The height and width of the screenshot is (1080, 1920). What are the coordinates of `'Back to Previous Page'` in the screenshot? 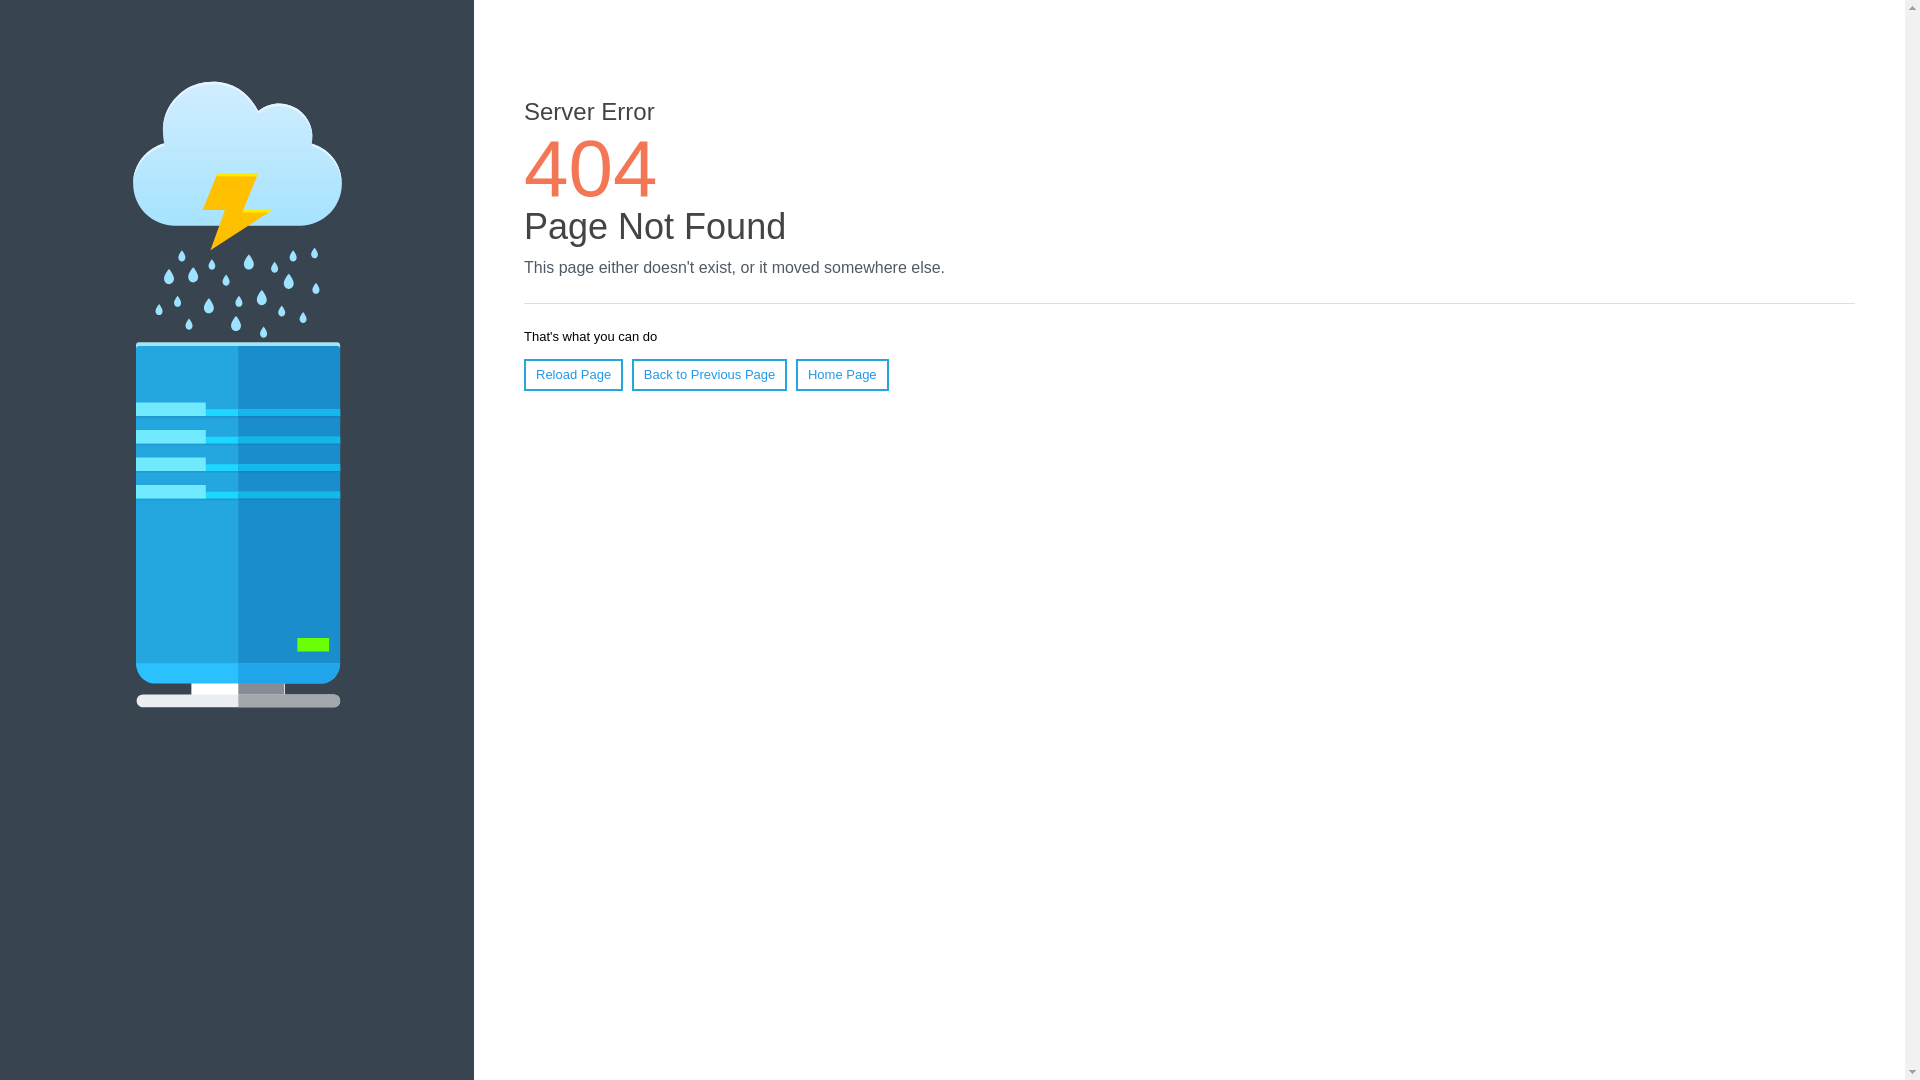 It's located at (631, 374).